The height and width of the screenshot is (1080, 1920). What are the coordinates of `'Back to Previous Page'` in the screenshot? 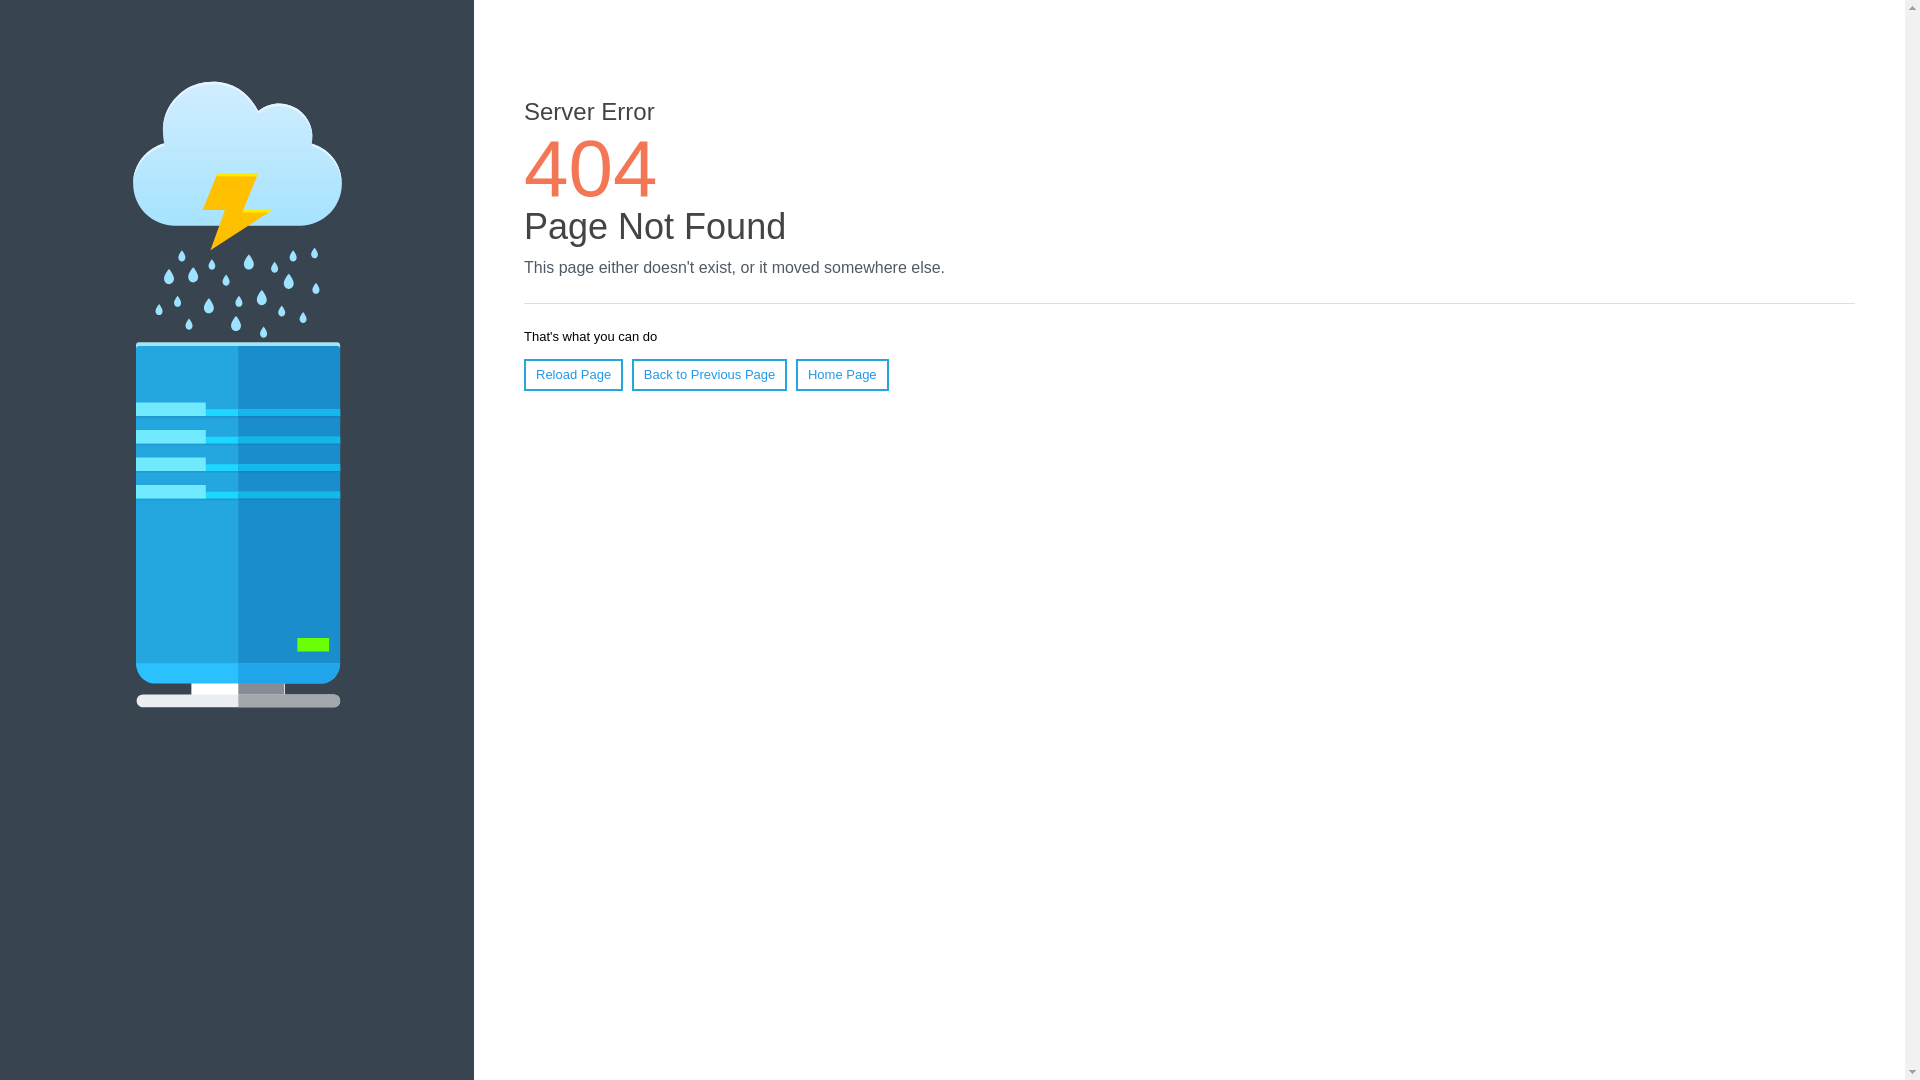 It's located at (631, 374).